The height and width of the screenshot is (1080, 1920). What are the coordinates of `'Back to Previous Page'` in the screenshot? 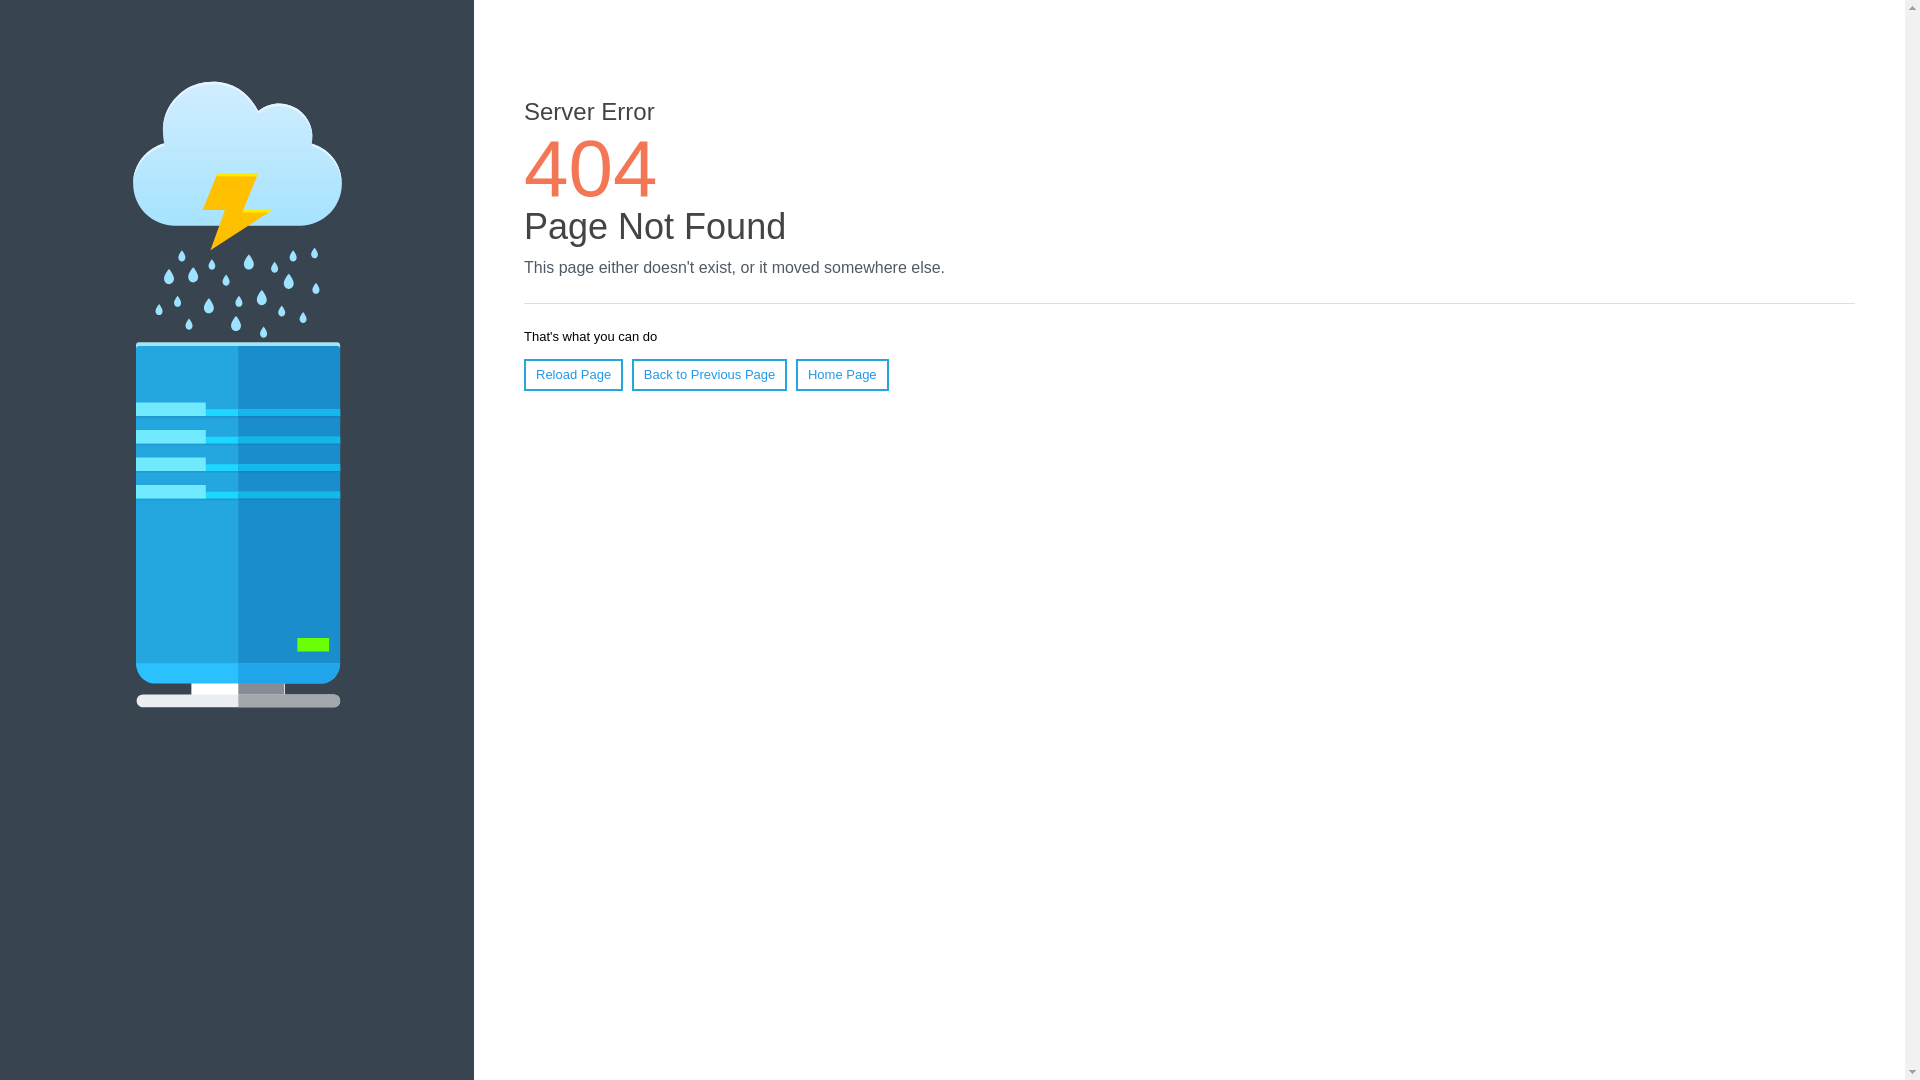 It's located at (631, 374).